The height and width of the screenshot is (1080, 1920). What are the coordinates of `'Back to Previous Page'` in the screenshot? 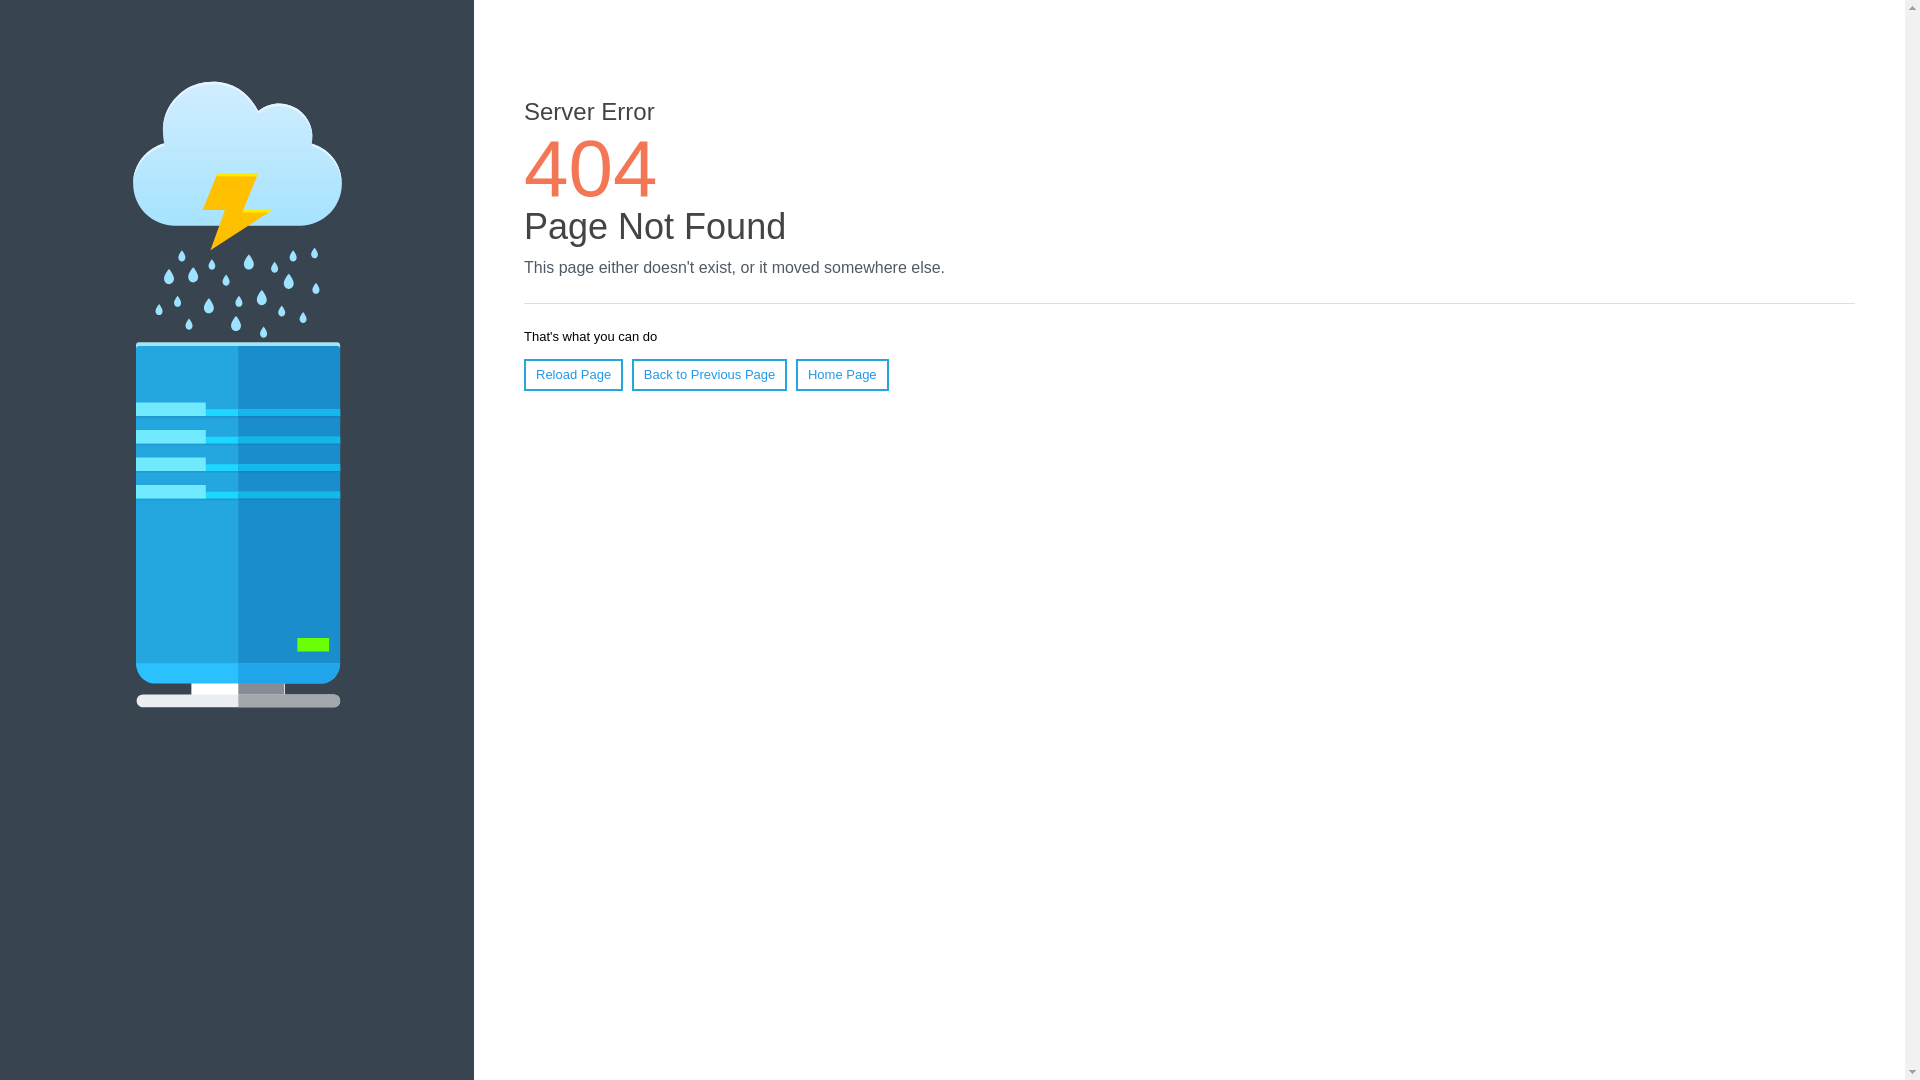 It's located at (631, 374).